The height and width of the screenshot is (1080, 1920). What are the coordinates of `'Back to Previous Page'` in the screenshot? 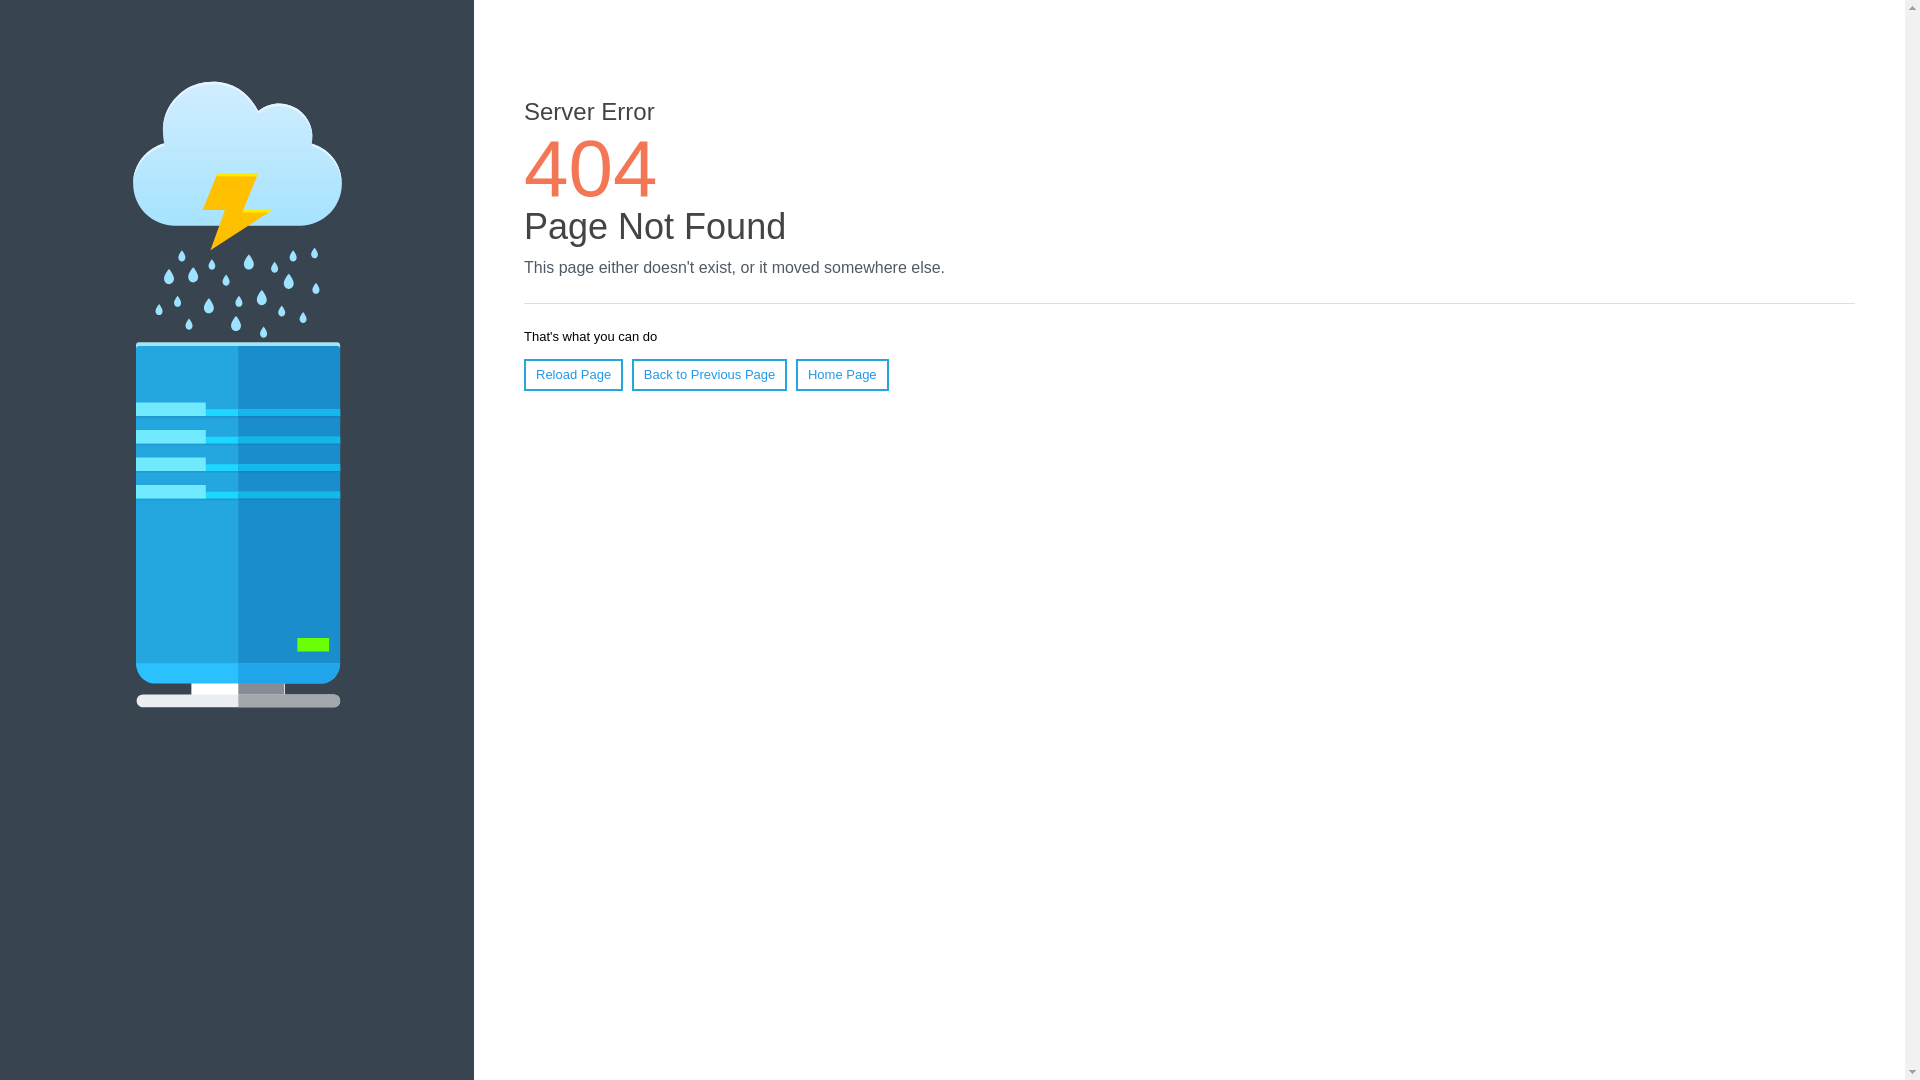 It's located at (631, 374).